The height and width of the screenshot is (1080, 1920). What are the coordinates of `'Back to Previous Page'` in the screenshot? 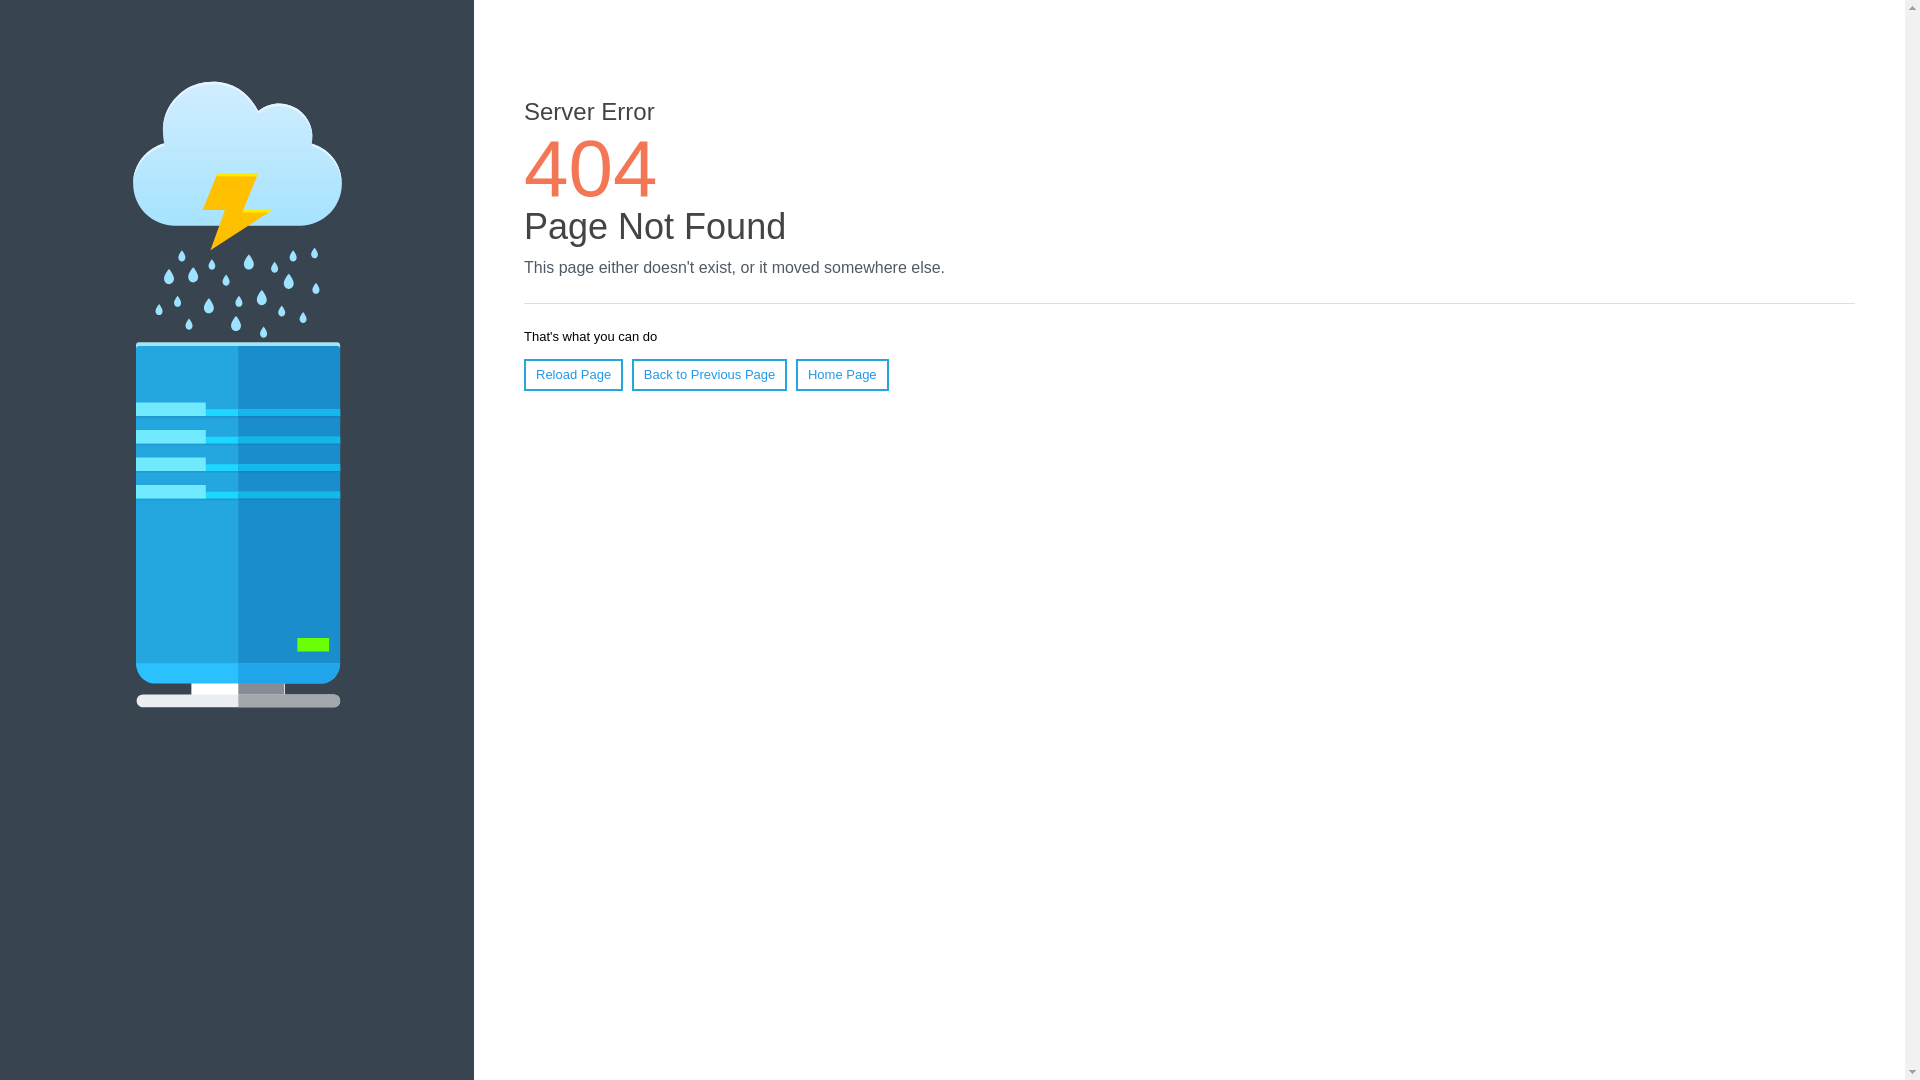 It's located at (631, 374).